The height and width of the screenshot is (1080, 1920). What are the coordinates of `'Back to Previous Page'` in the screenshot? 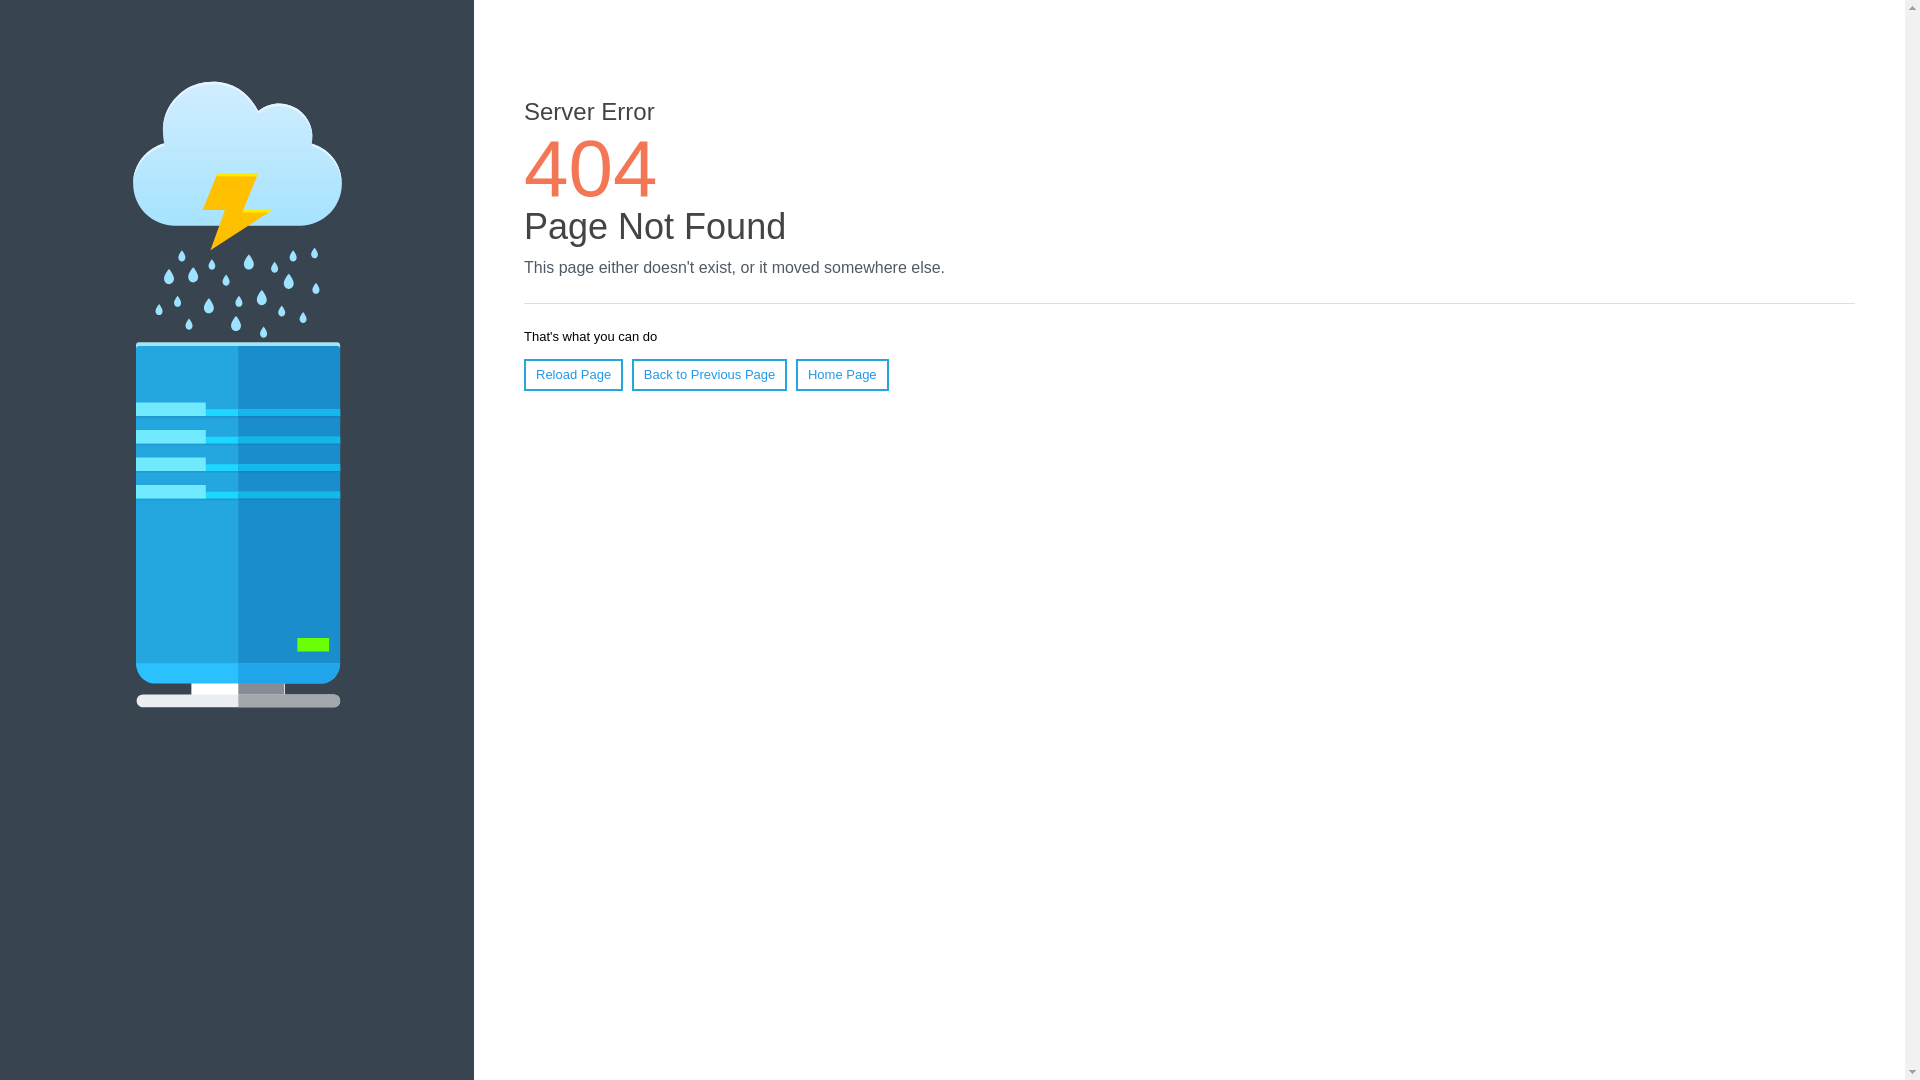 It's located at (631, 374).